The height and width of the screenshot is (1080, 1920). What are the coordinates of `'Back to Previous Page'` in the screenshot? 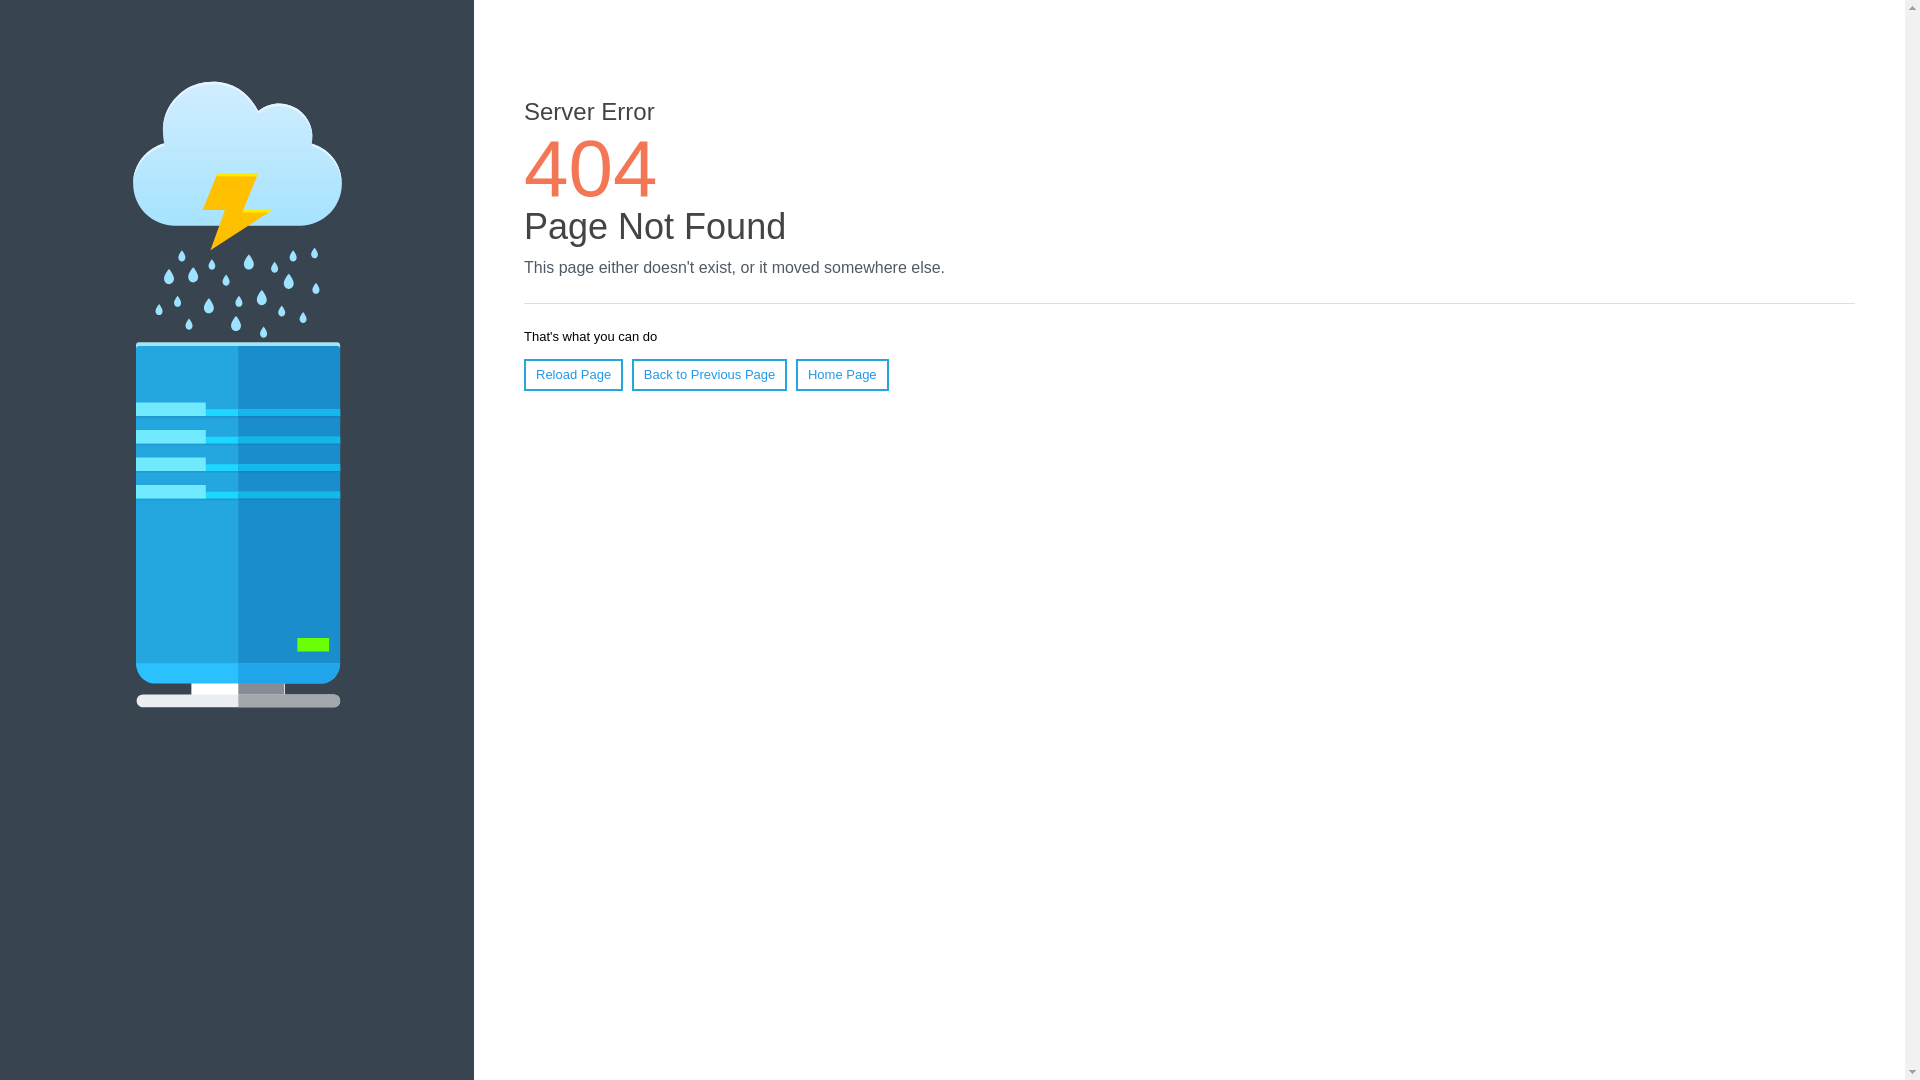 It's located at (631, 374).